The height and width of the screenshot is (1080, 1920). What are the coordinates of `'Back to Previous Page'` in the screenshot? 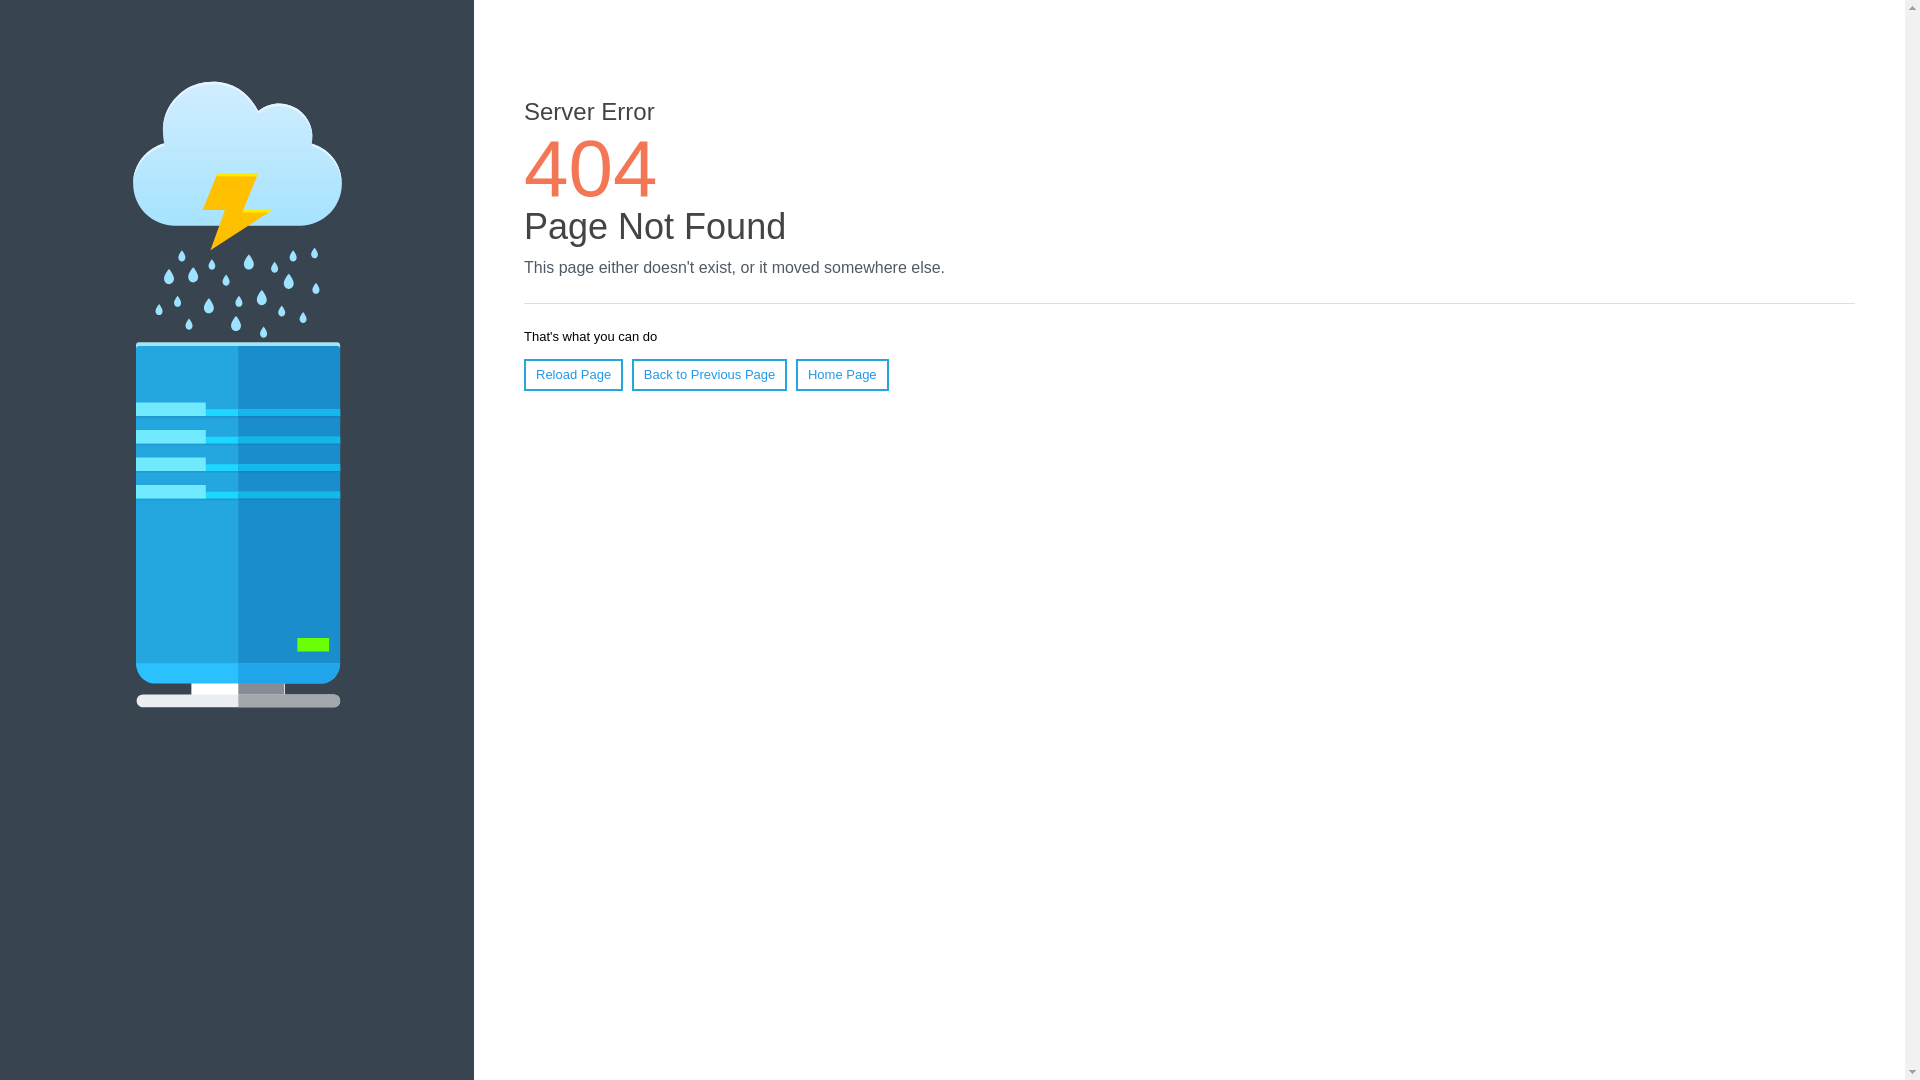 It's located at (631, 374).